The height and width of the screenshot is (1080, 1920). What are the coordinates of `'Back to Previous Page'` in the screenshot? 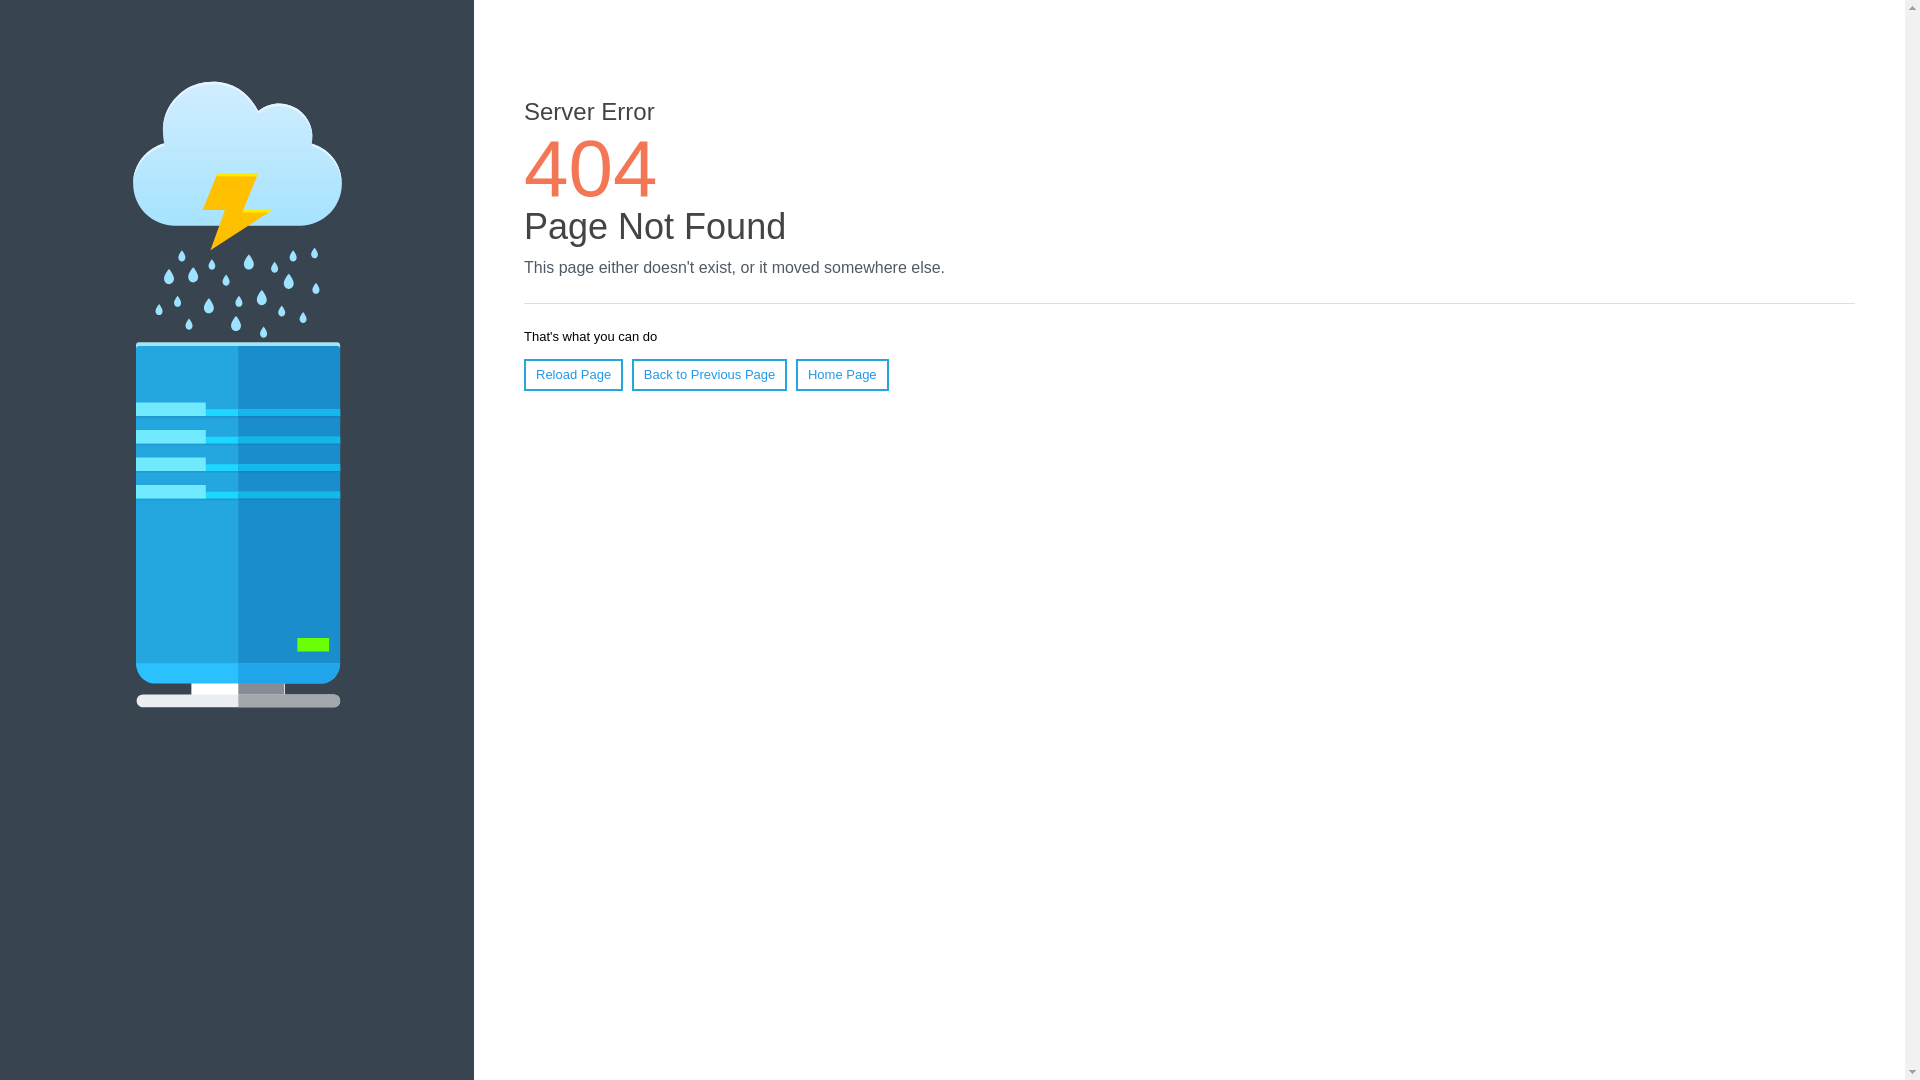 It's located at (631, 374).